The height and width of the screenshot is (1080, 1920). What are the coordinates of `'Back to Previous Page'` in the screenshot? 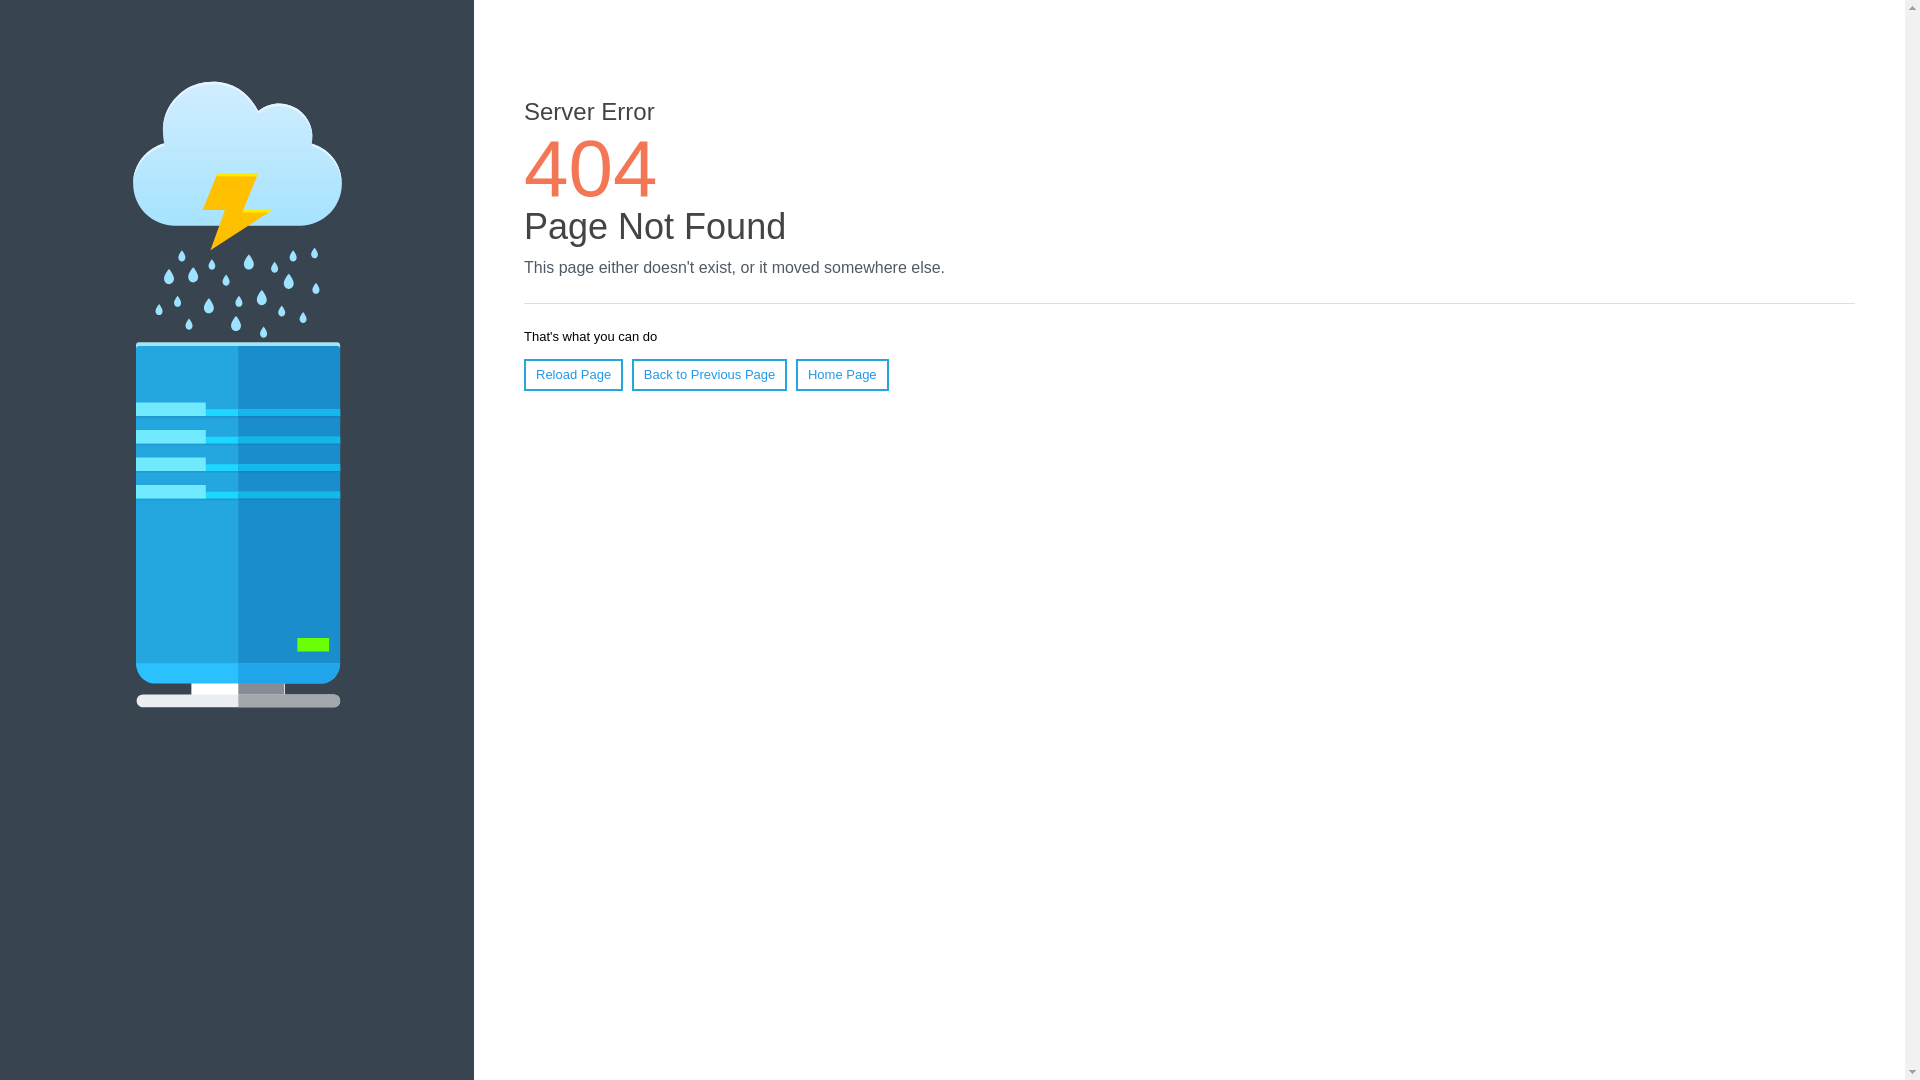 It's located at (631, 374).